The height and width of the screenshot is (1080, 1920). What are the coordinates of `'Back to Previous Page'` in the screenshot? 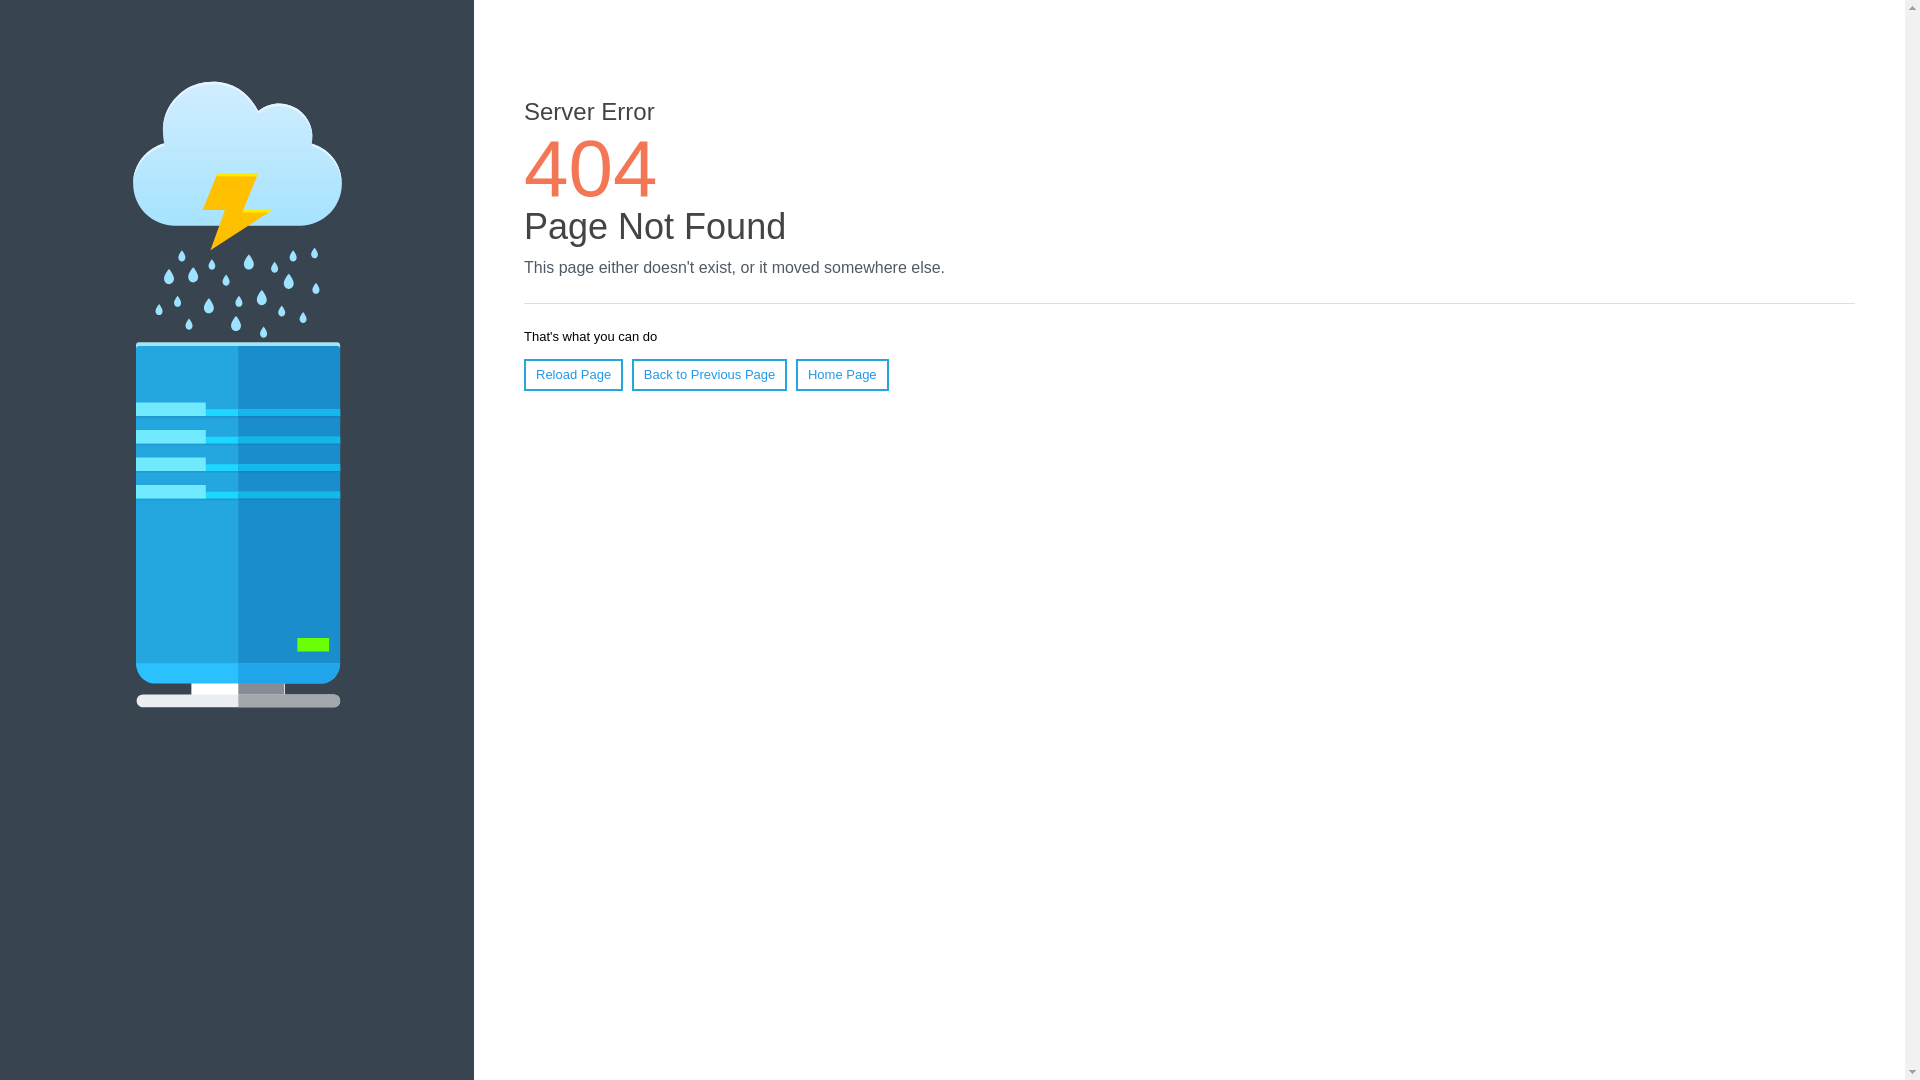 It's located at (631, 374).